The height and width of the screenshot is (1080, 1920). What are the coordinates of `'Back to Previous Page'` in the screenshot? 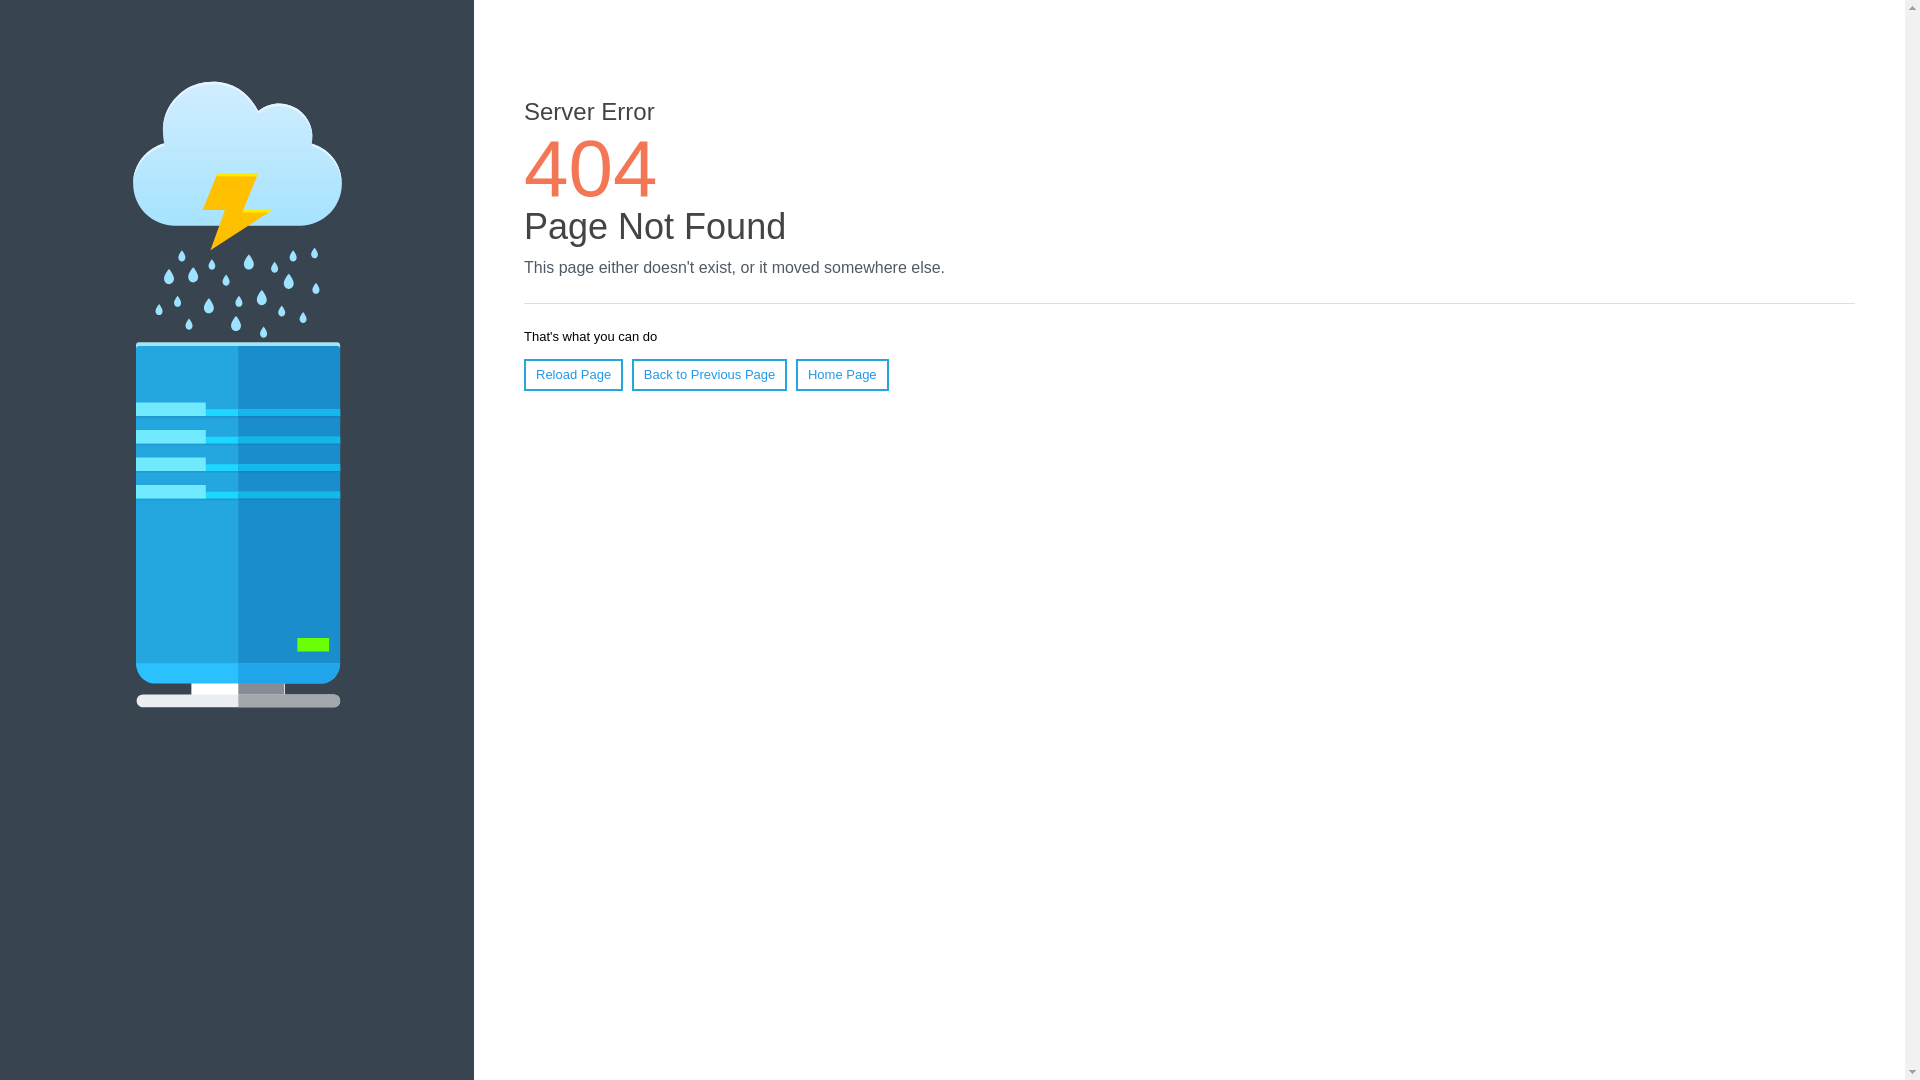 It's located at (631, 374).